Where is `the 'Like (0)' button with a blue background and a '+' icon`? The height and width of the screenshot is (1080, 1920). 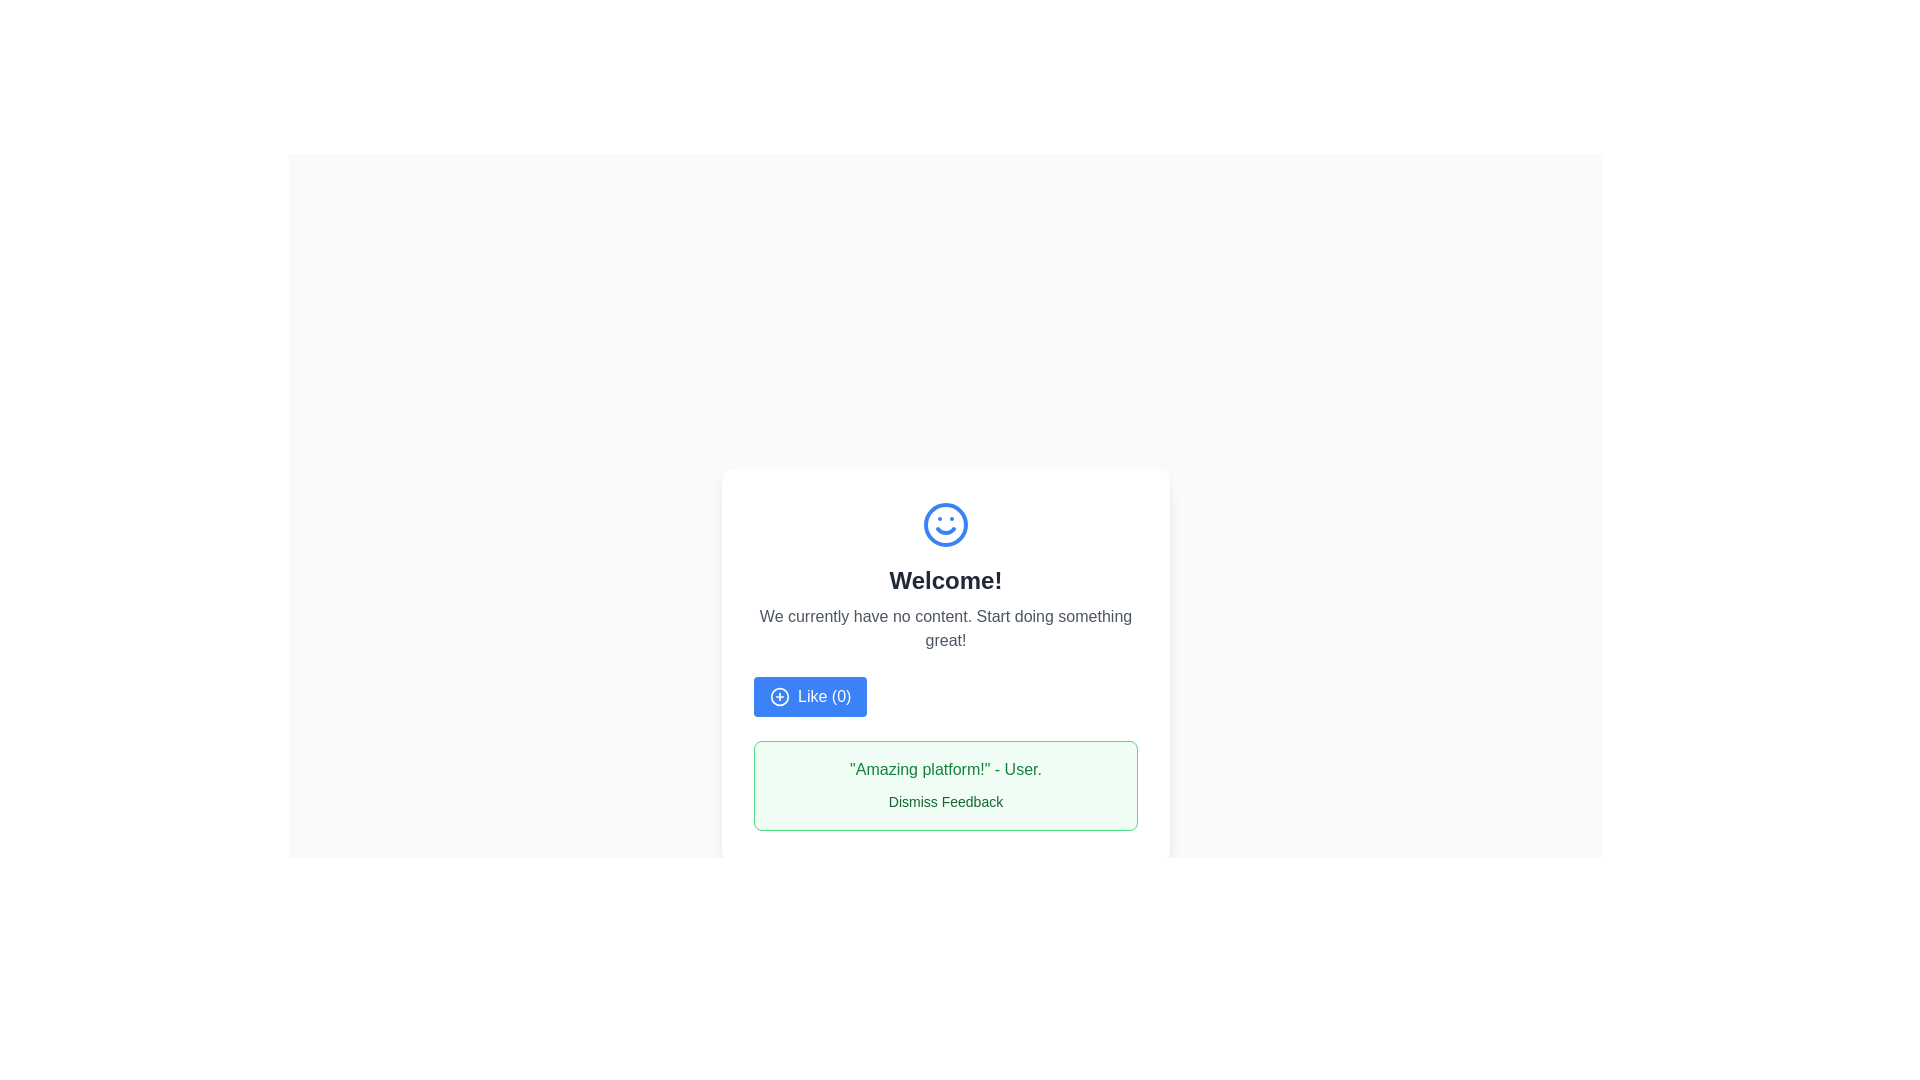 the 'Like (0)' button with a blue background and a '+' icon is located at coordinates (810, 696).